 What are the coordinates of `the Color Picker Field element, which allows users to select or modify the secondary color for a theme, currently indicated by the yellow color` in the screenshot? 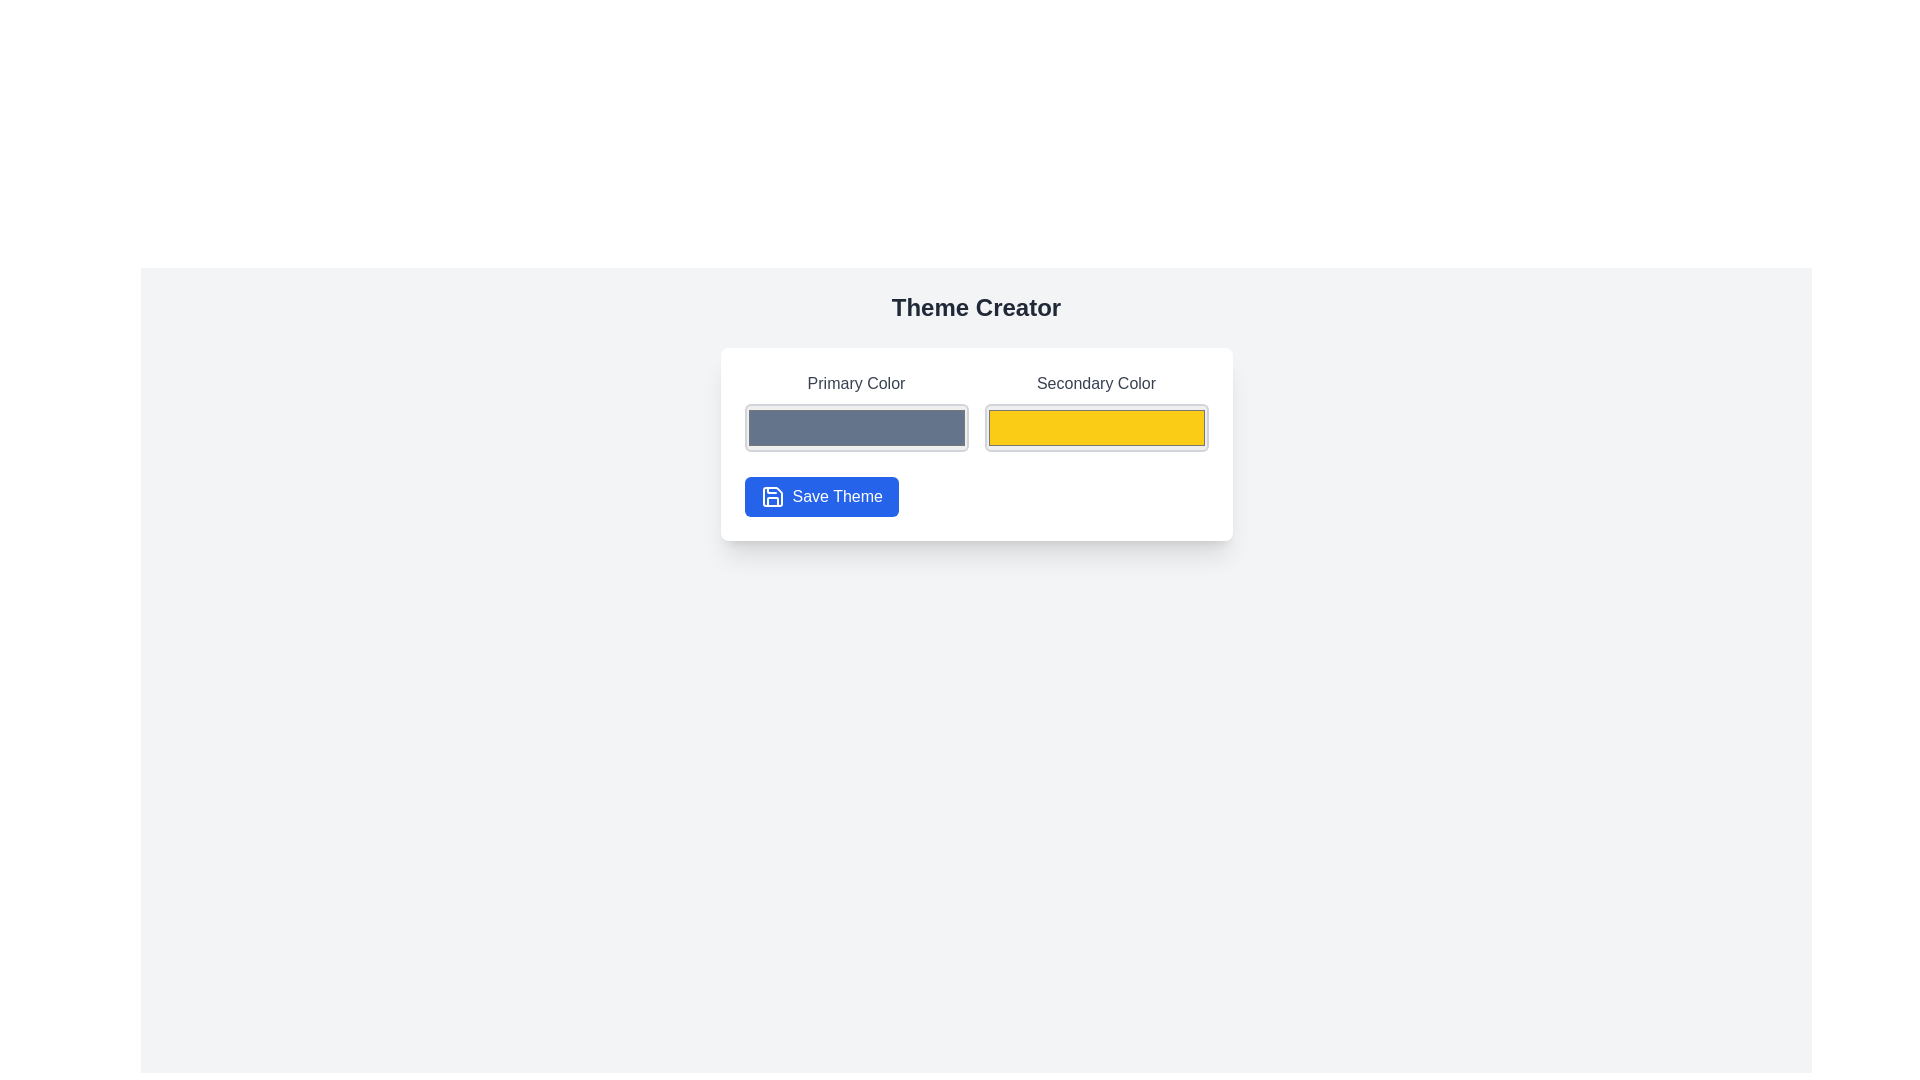 It's located at (1095, 427).